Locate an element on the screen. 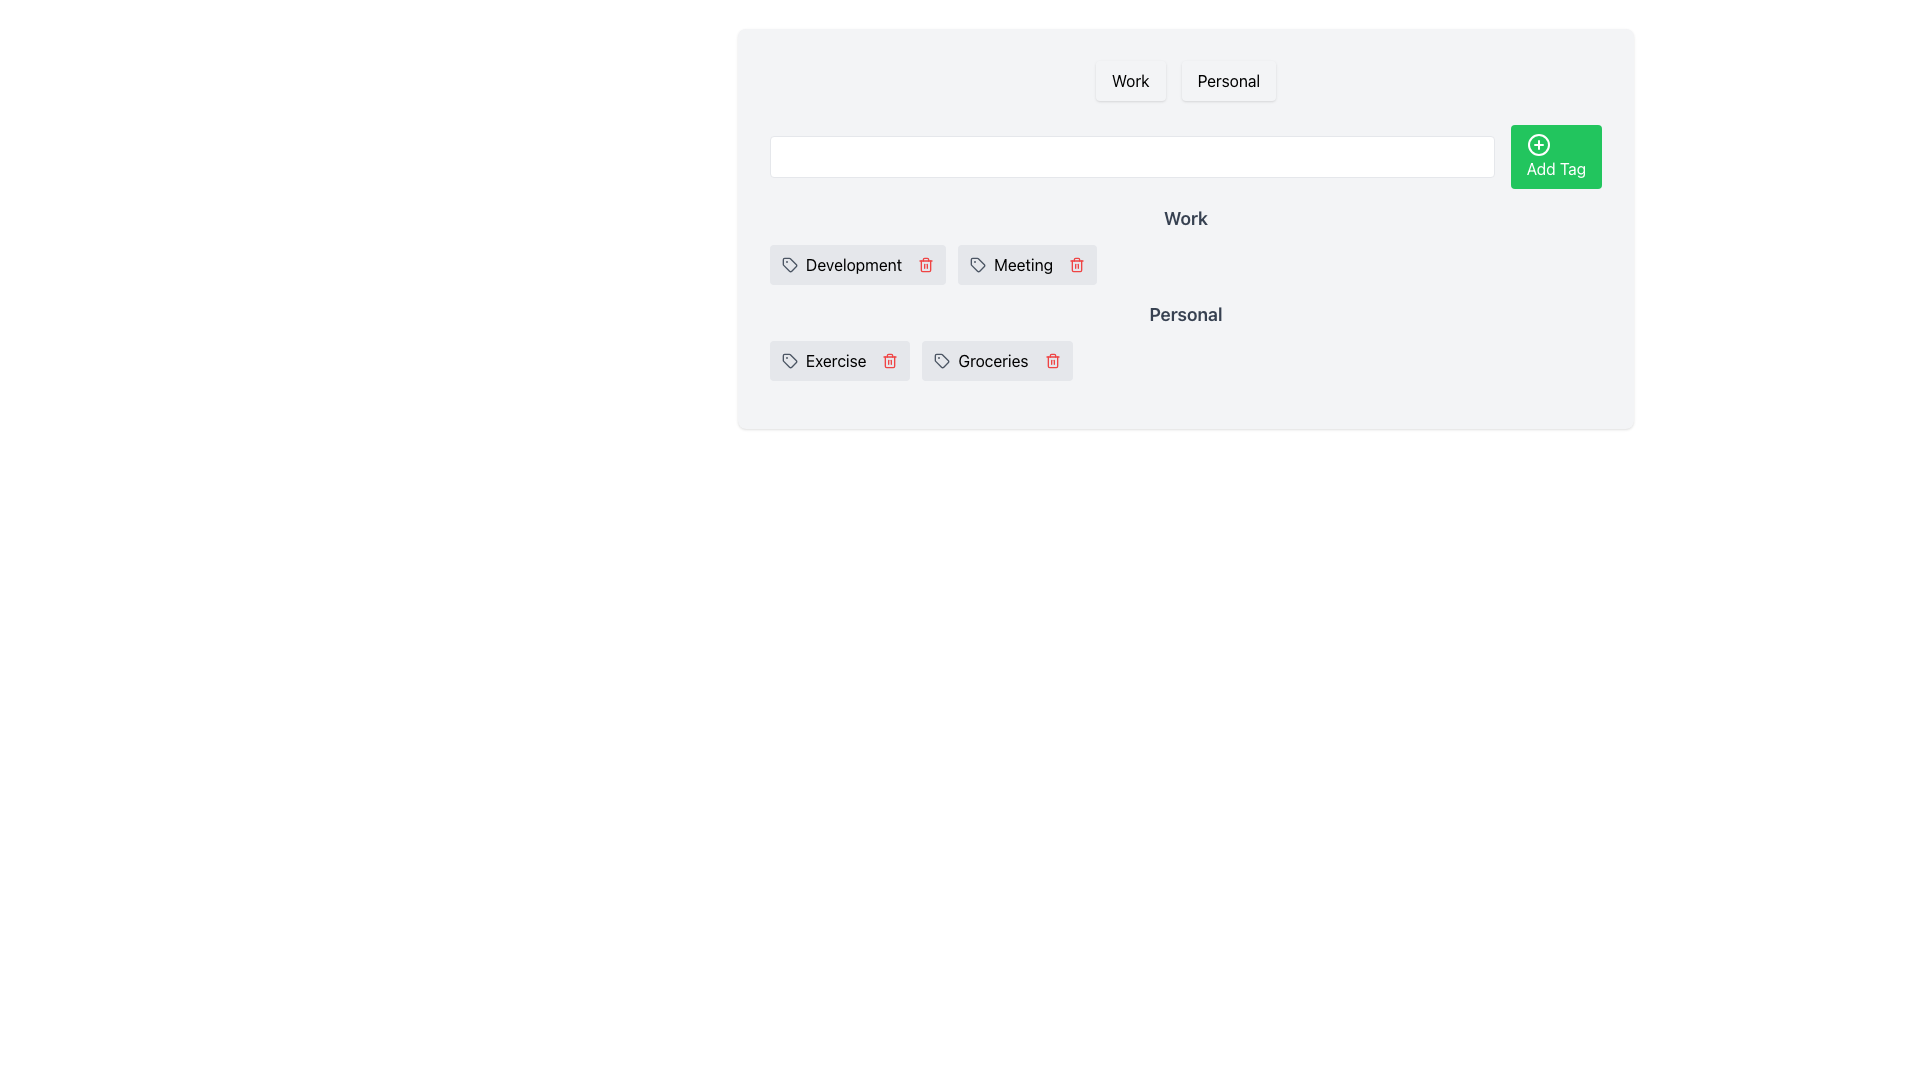 The width and height of the screenshot is (1920, 1080). the red trash can icon button located to the right of the 'Meeting' label in the 'Work' section is located at coordinates (1076, 264).